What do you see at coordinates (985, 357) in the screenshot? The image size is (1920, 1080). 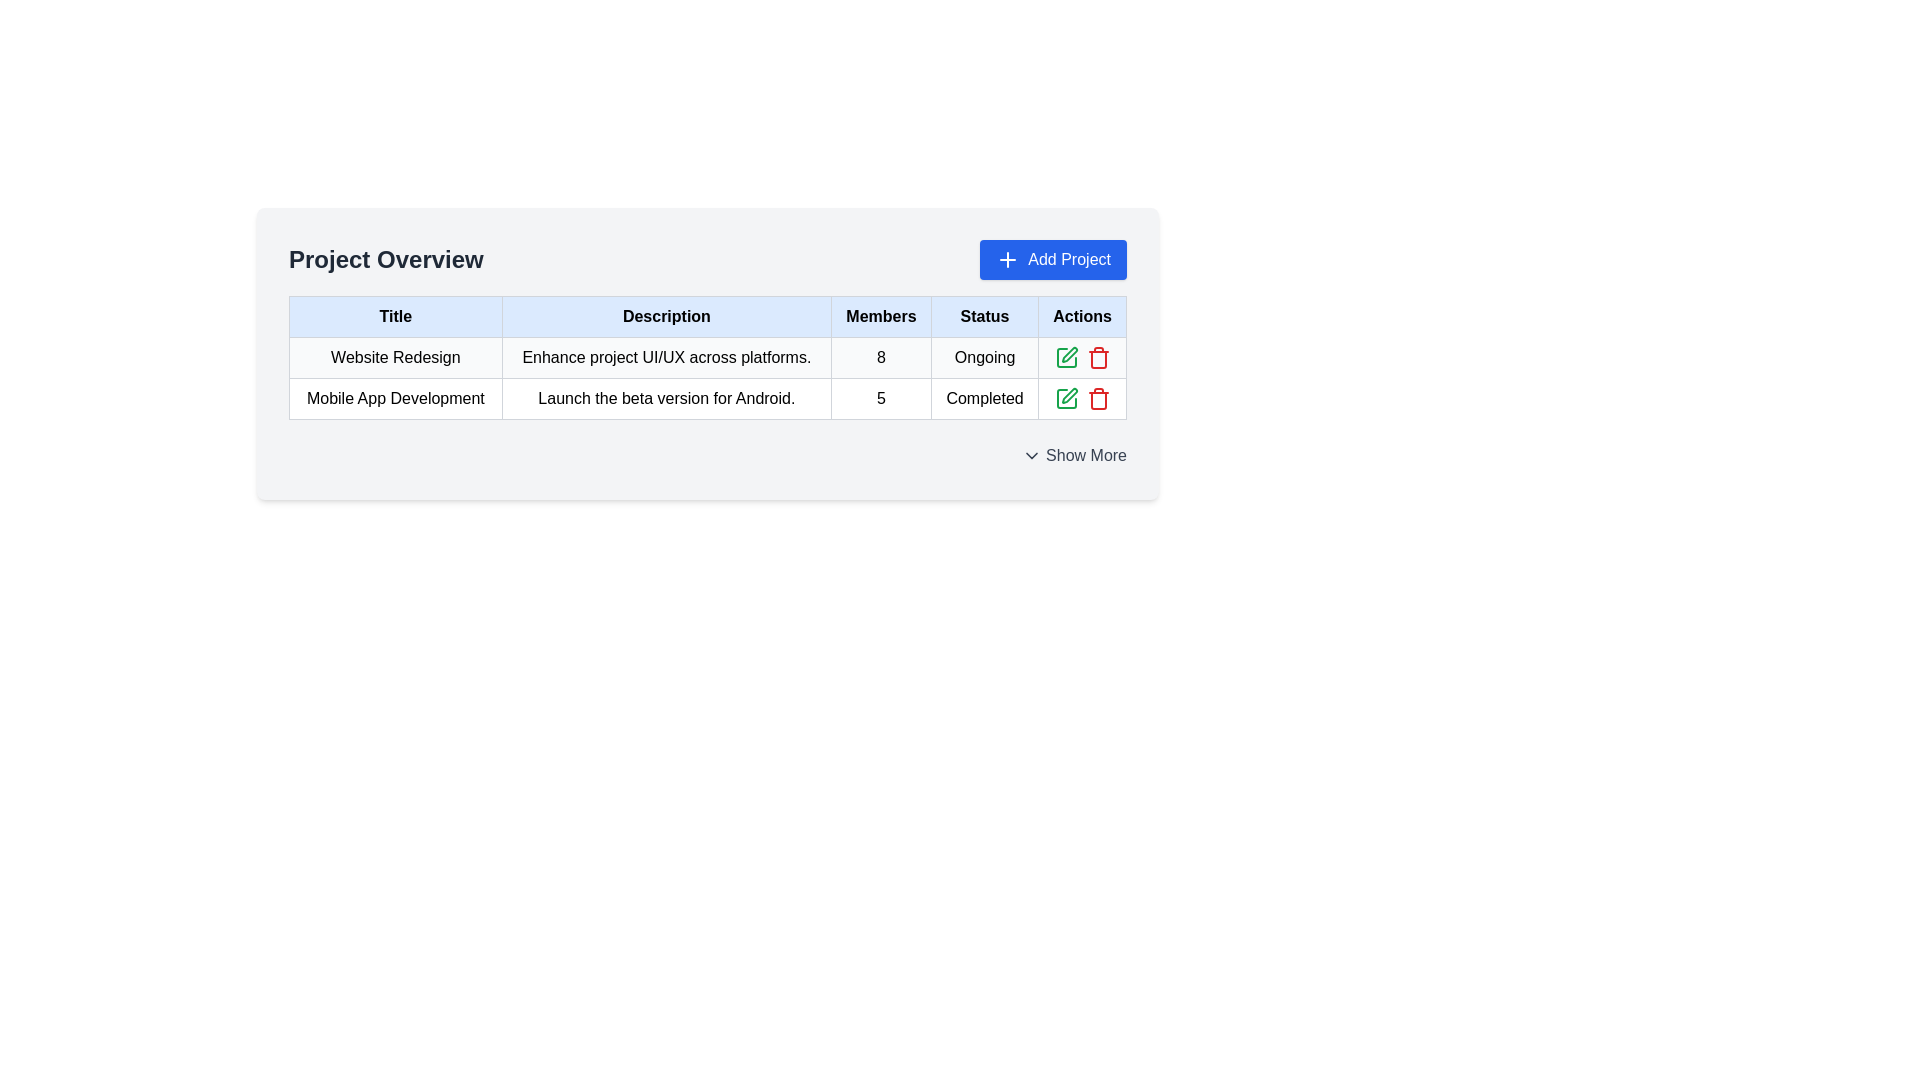 I see `the 'Ongoing' text label element, which is styled with a moderately bold font and located in the fourth column of the first row under the 'Status' header in the table` at bounding box center [985, 357].